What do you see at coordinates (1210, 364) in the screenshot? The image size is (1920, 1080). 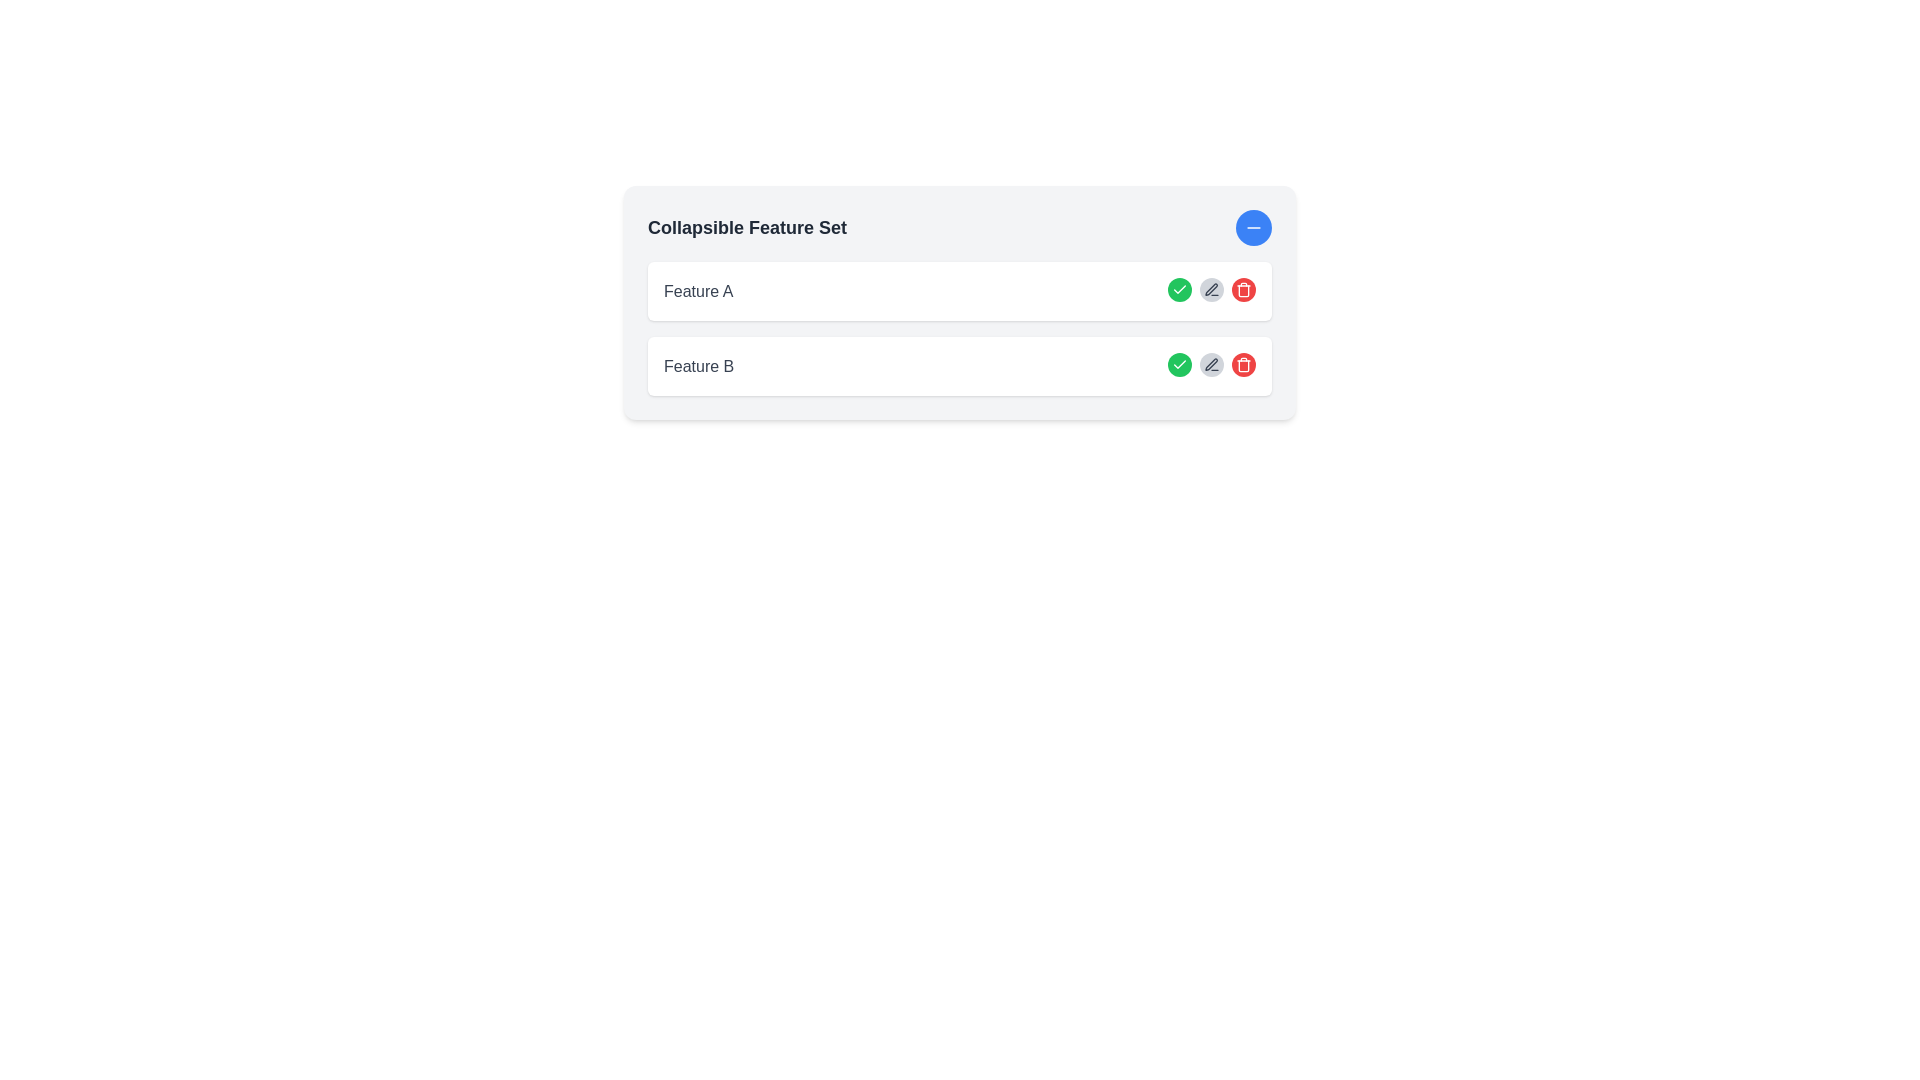 I see `the gray pen icon button located in the second row of actions for Feature B on the left side among the action icons` at bounding box center [1210, 364].